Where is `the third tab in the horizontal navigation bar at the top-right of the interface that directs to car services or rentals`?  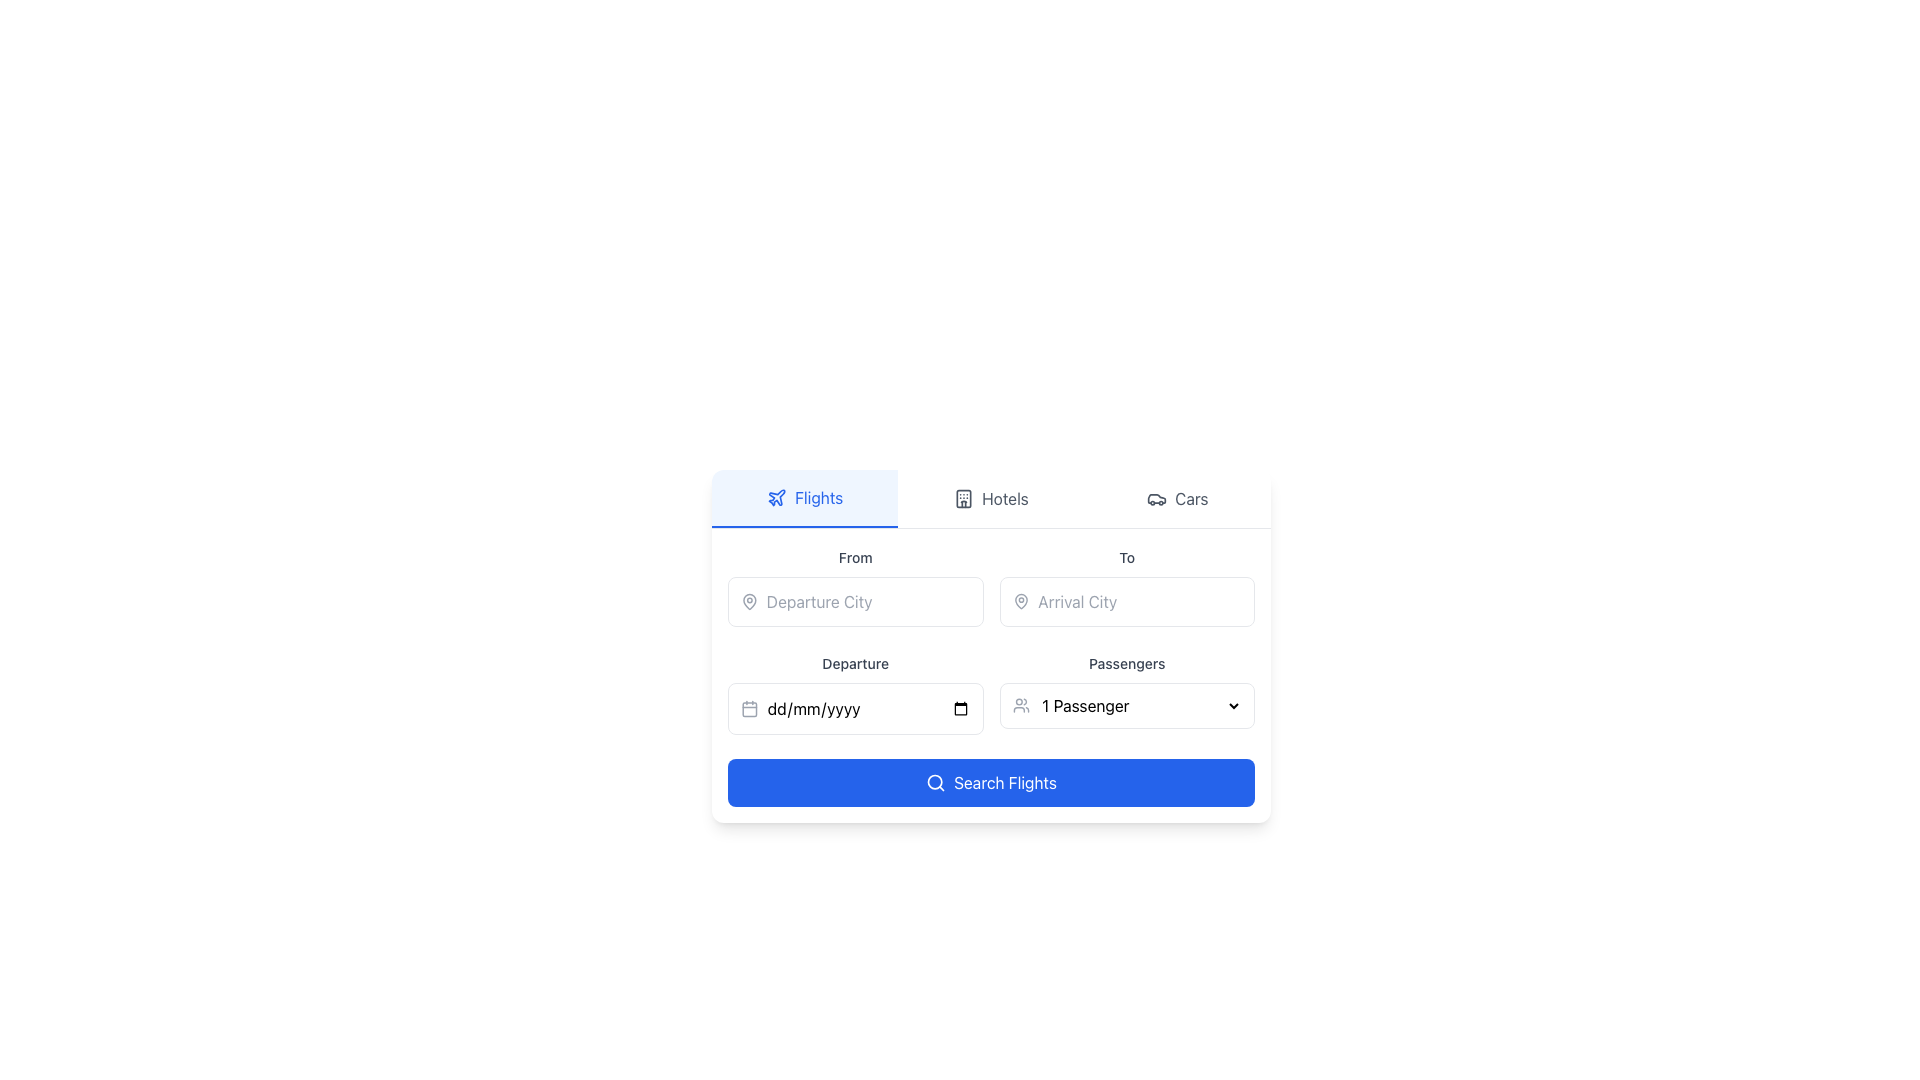 the third tab in the horizontal navigation bar at the top-right of the interface that directs to car services or rentals is located at coordinates (1177, 497).